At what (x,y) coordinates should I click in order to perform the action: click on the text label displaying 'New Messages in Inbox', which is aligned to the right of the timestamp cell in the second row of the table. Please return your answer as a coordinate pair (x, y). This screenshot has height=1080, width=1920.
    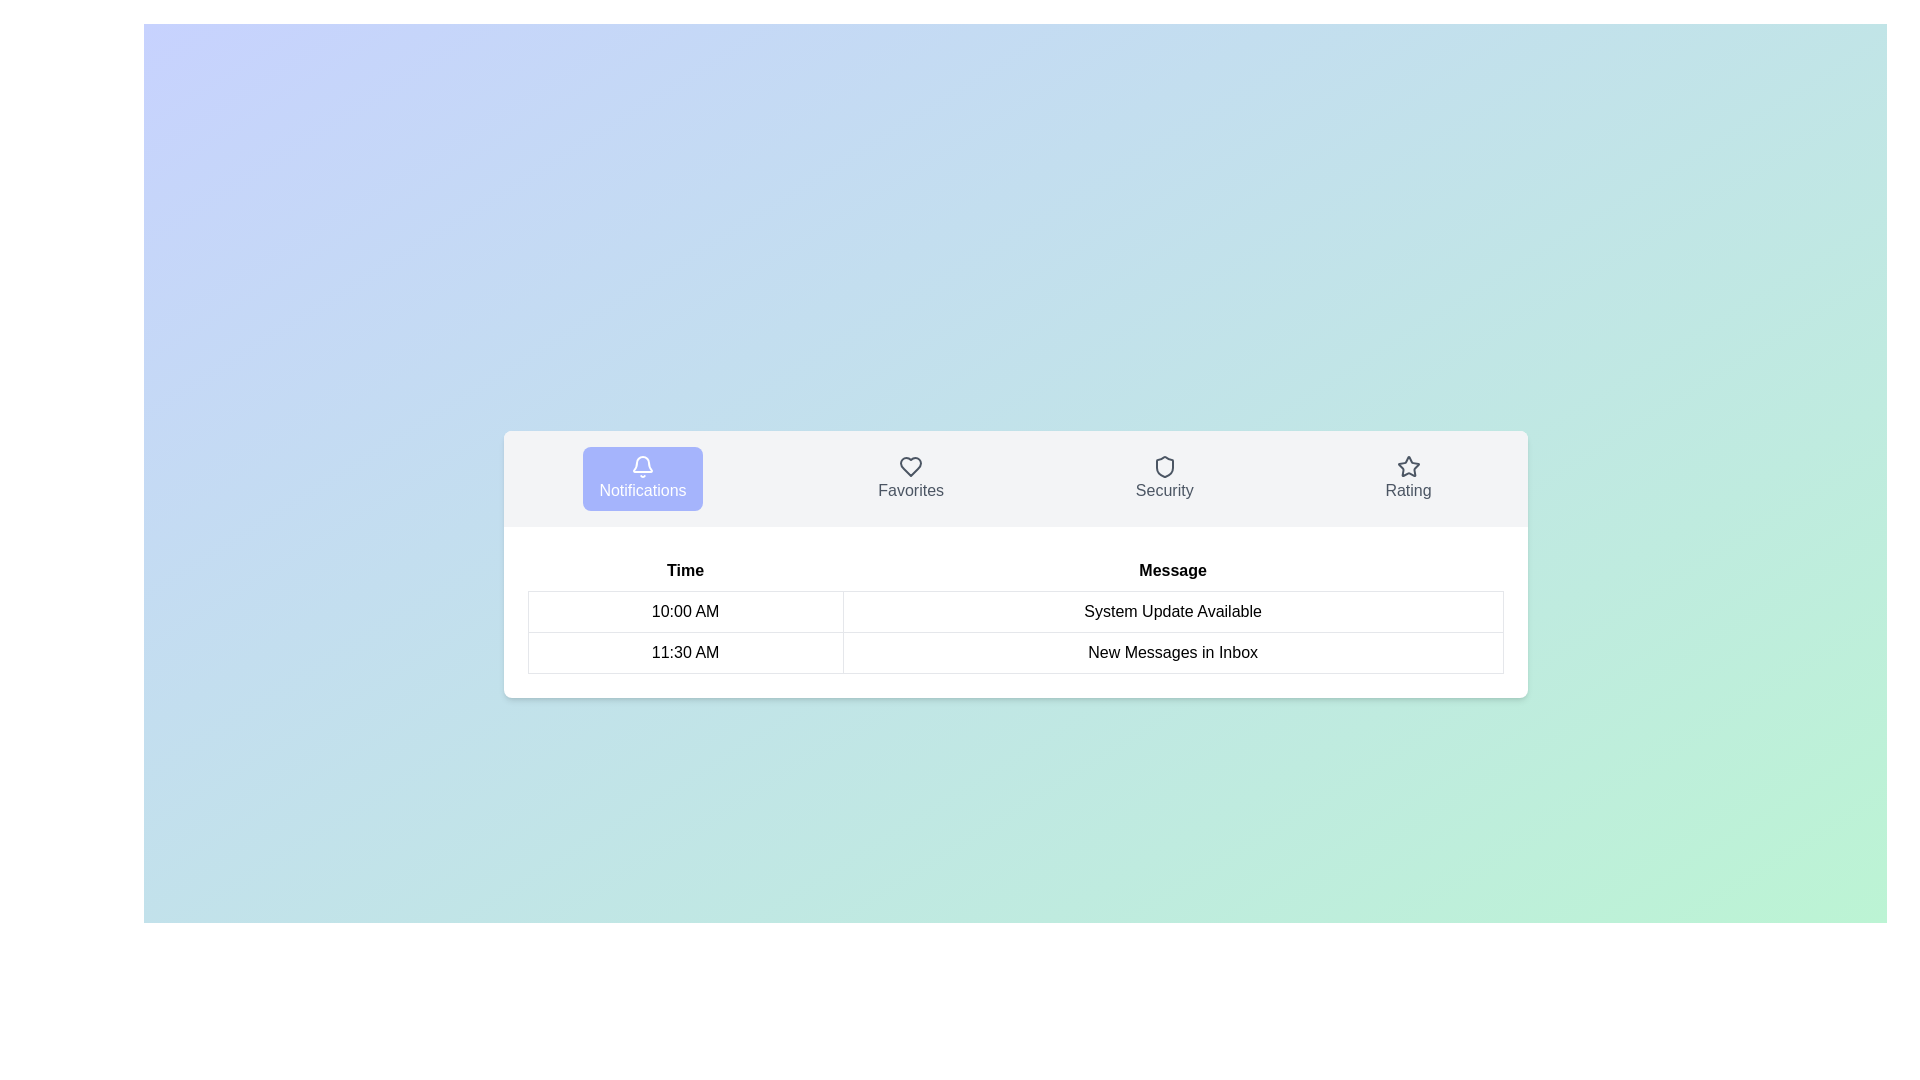
    Looking at the image, I should click on (1173, 652).